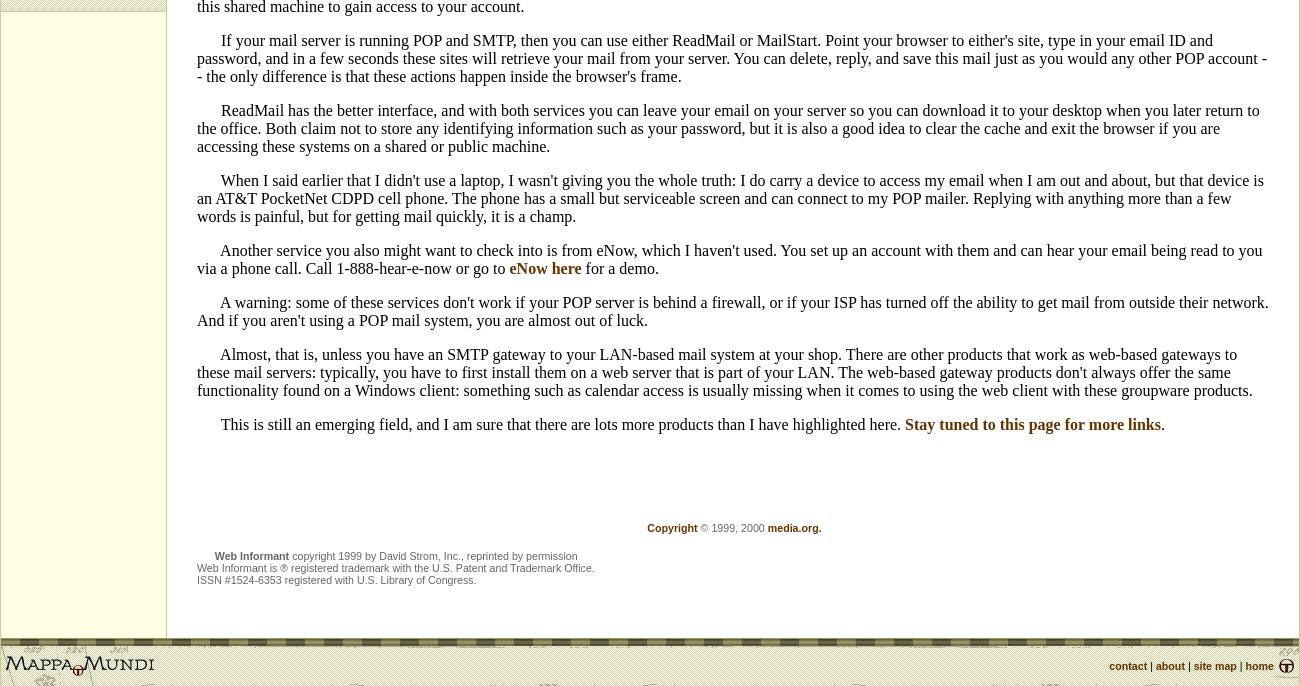 This screenshot has width=1300, height=686. Describe the element at coordinates (732, 57) in the screenshot. I see `'If your mail server is running POP and SMTP, then you can use either ReadMail or MailStart. Point your browser to either's site, type in your email ID and password, and in a few seconds these sites will retrieve your mail from your server. You can delete, reply, and
save this mail just as you would any other POP account -- the only difference is that these actions happen inside the browser's frame.'` at that location.